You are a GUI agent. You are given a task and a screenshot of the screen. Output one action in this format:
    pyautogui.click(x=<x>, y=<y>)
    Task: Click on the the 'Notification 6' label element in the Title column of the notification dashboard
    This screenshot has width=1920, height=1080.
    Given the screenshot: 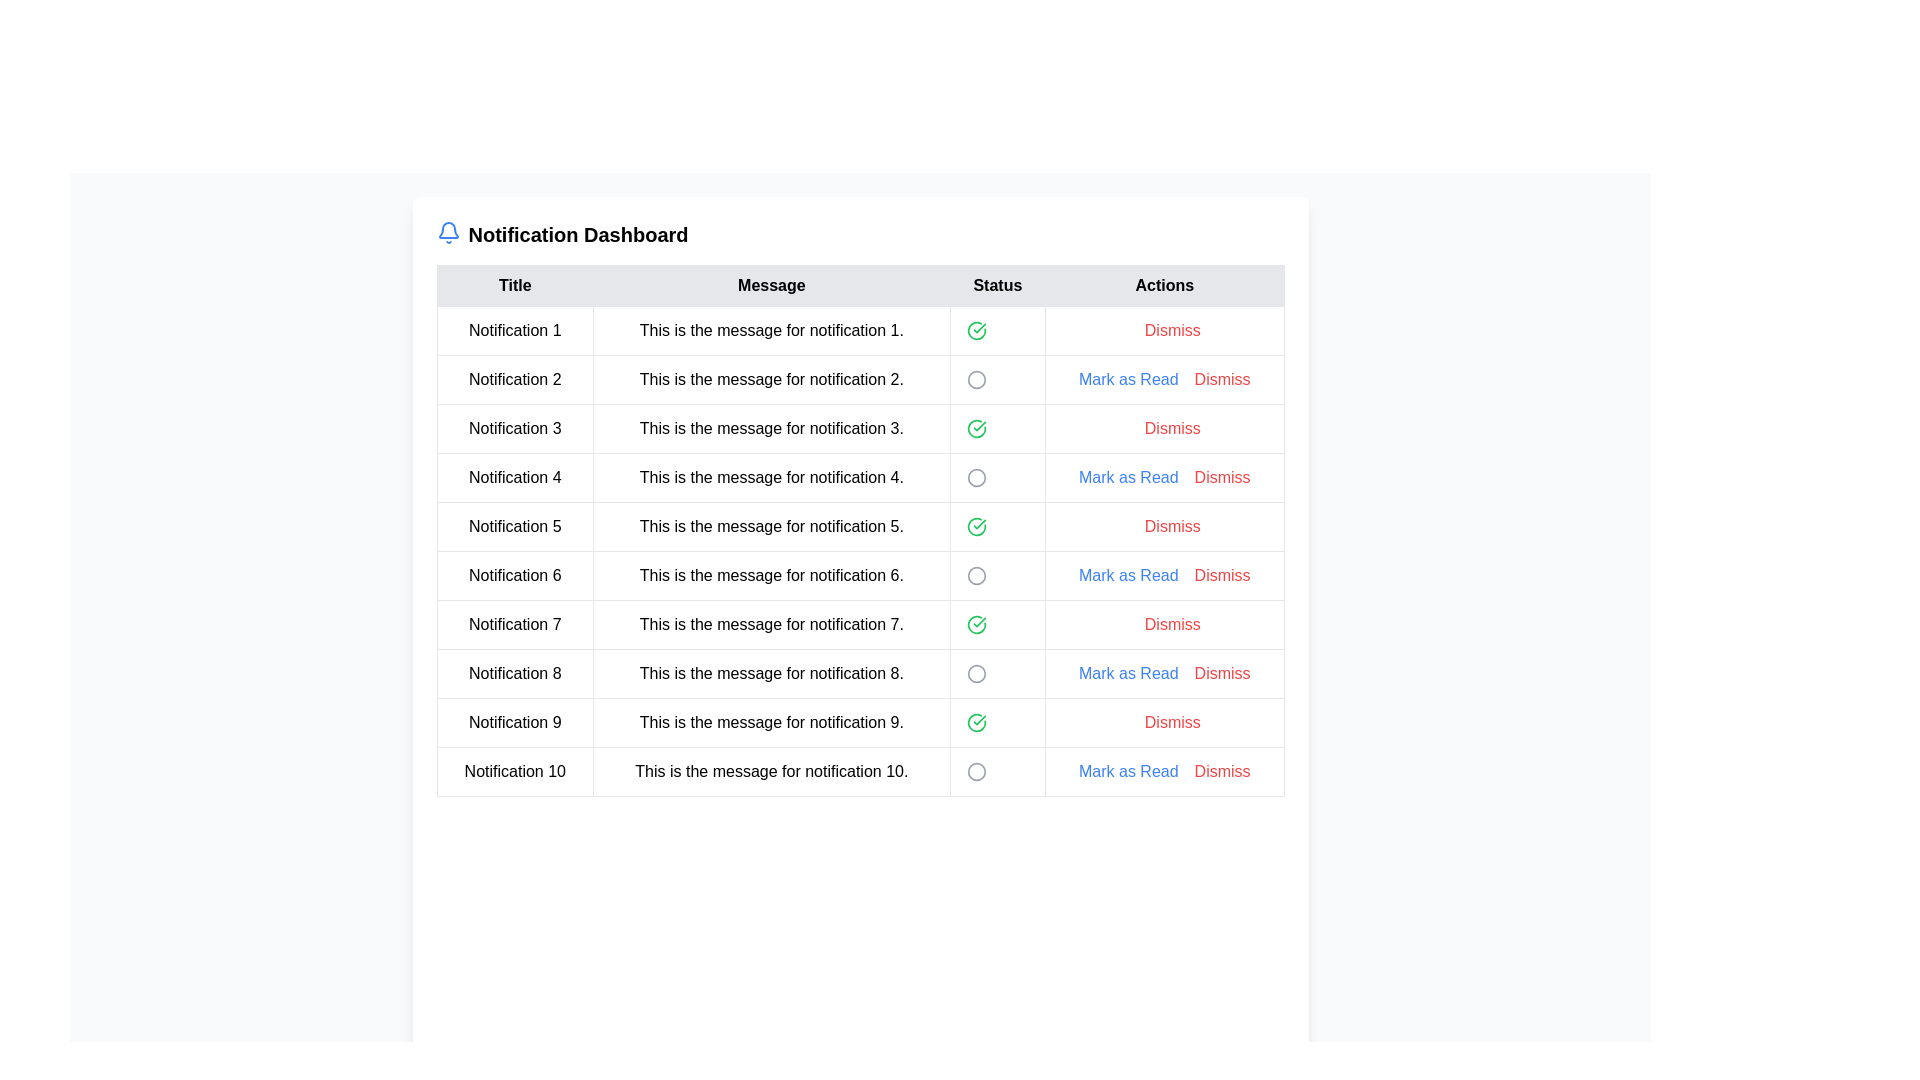 What is the action you would take?
    pyautogui.click(x=515, y=575)
    